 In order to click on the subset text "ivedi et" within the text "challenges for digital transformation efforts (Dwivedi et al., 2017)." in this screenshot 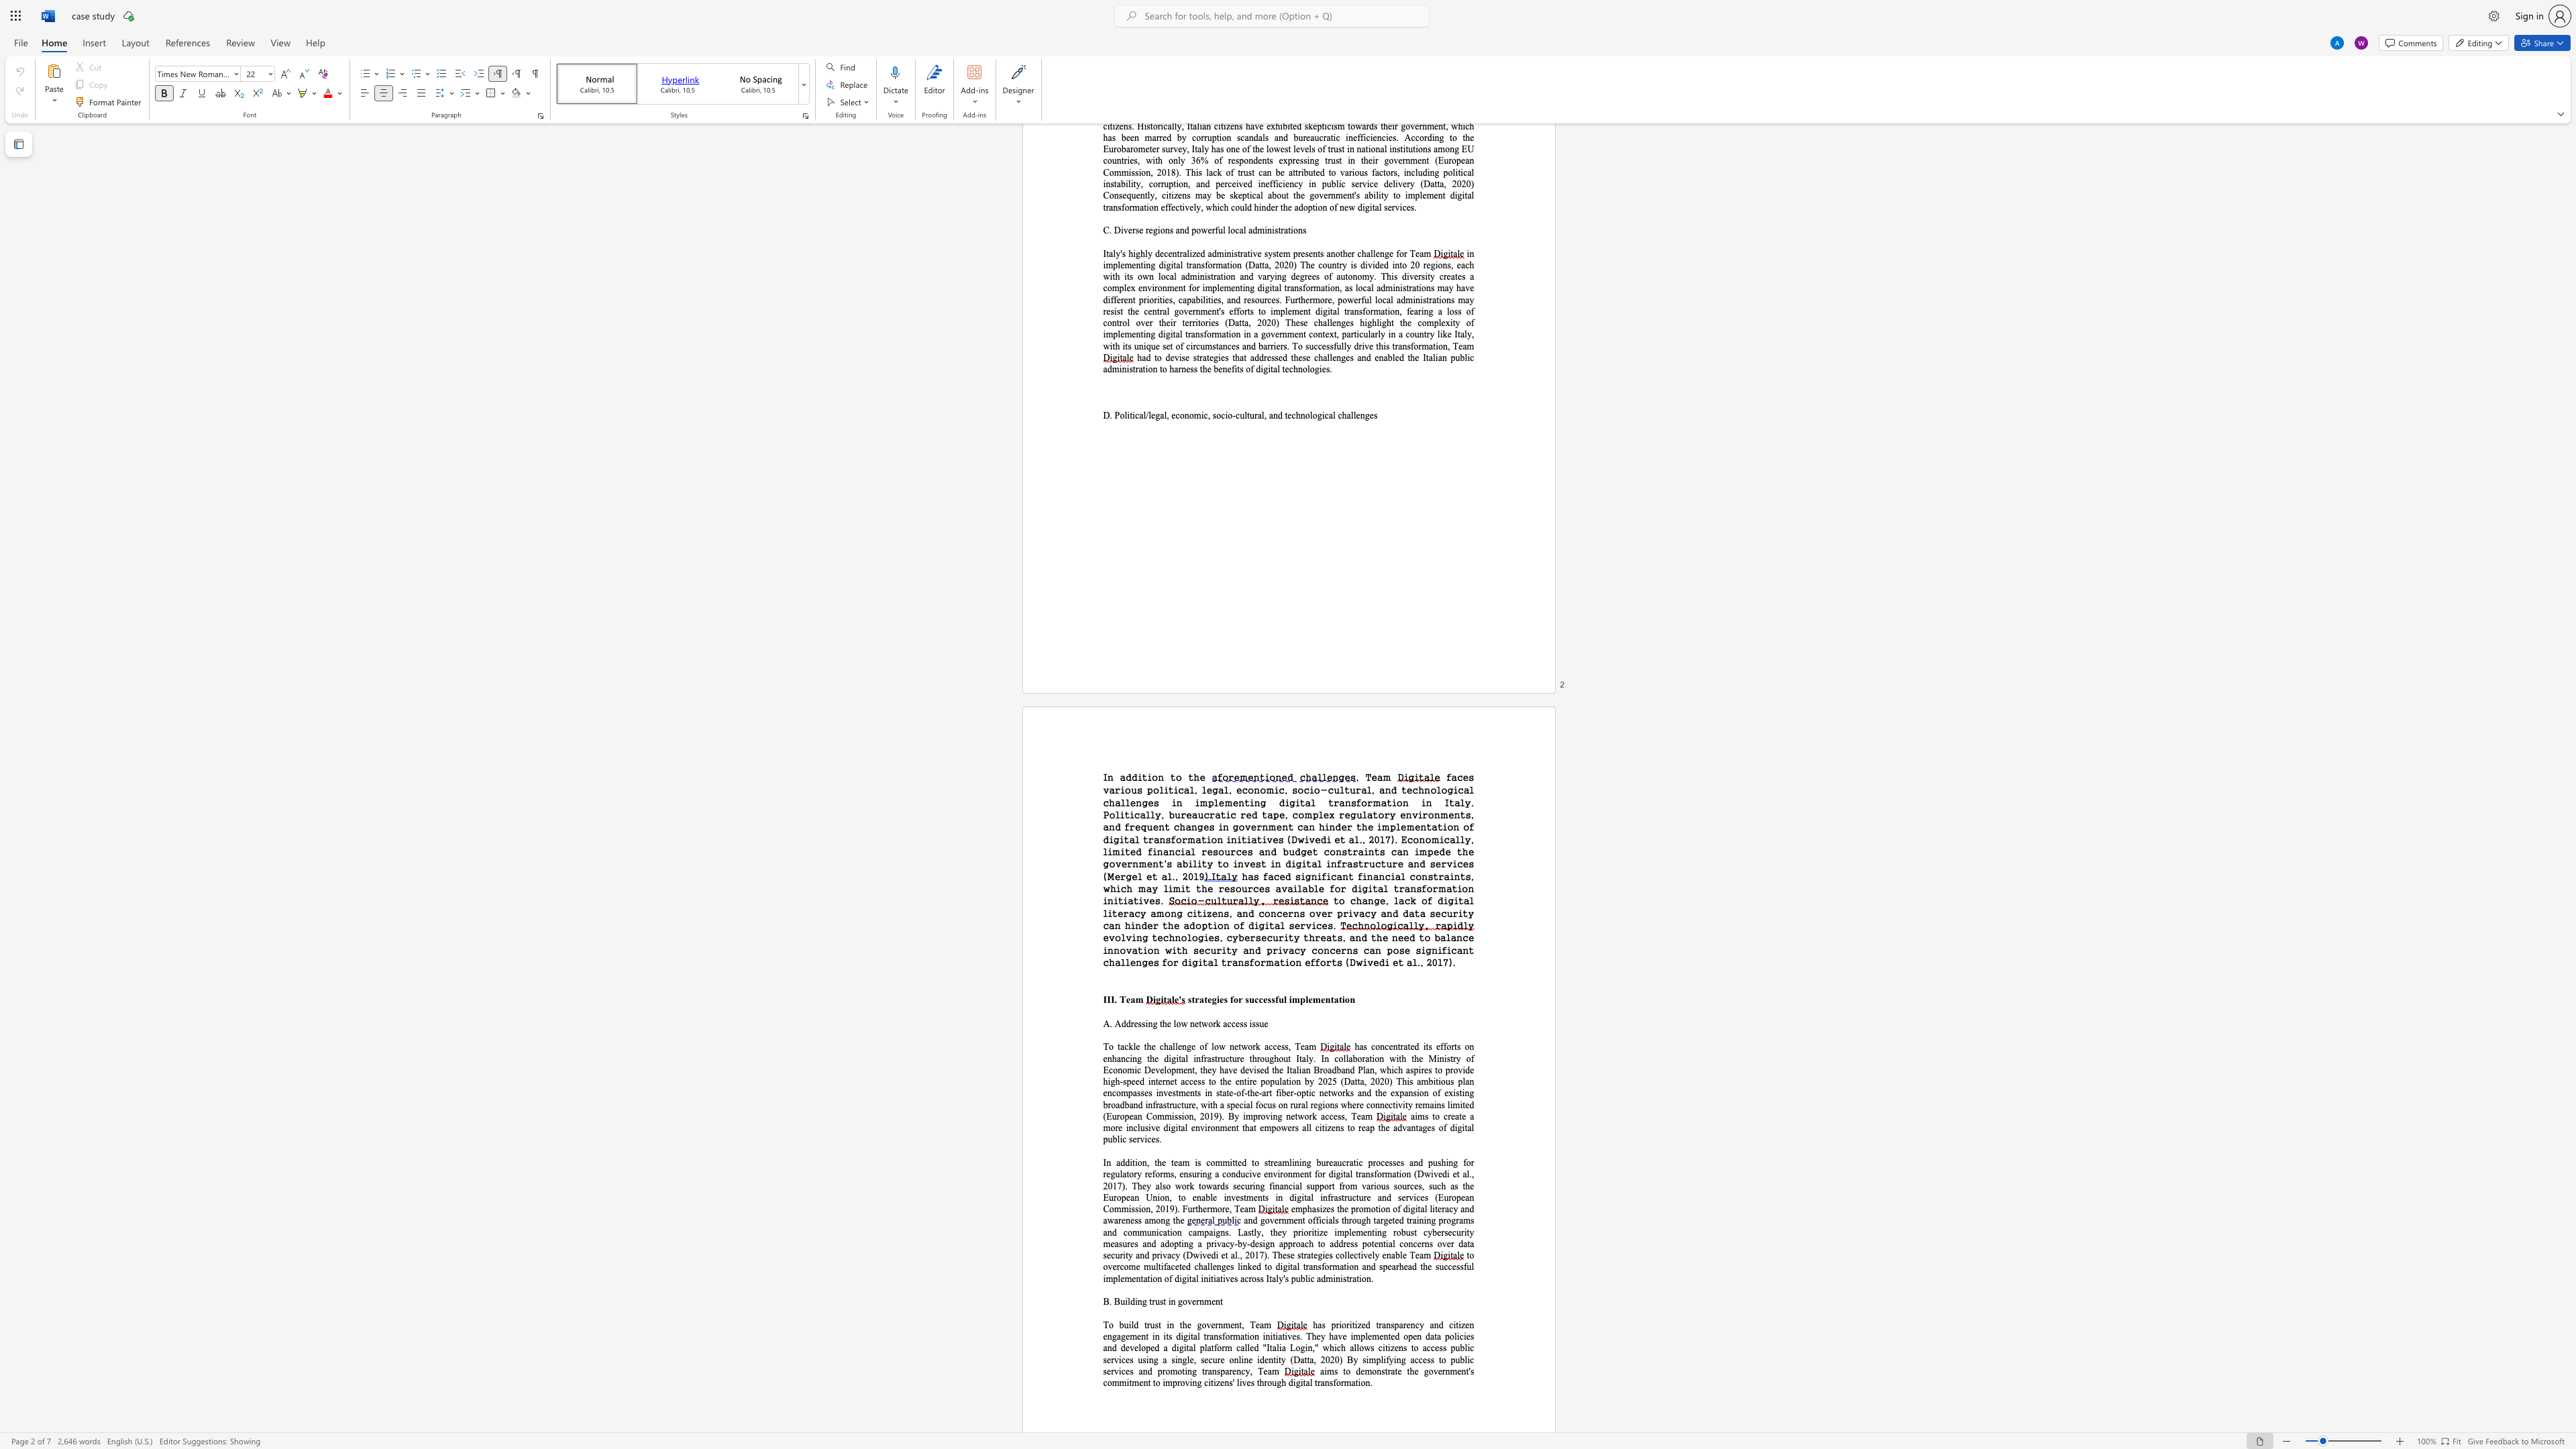, I will do `click(1361, 961)`.